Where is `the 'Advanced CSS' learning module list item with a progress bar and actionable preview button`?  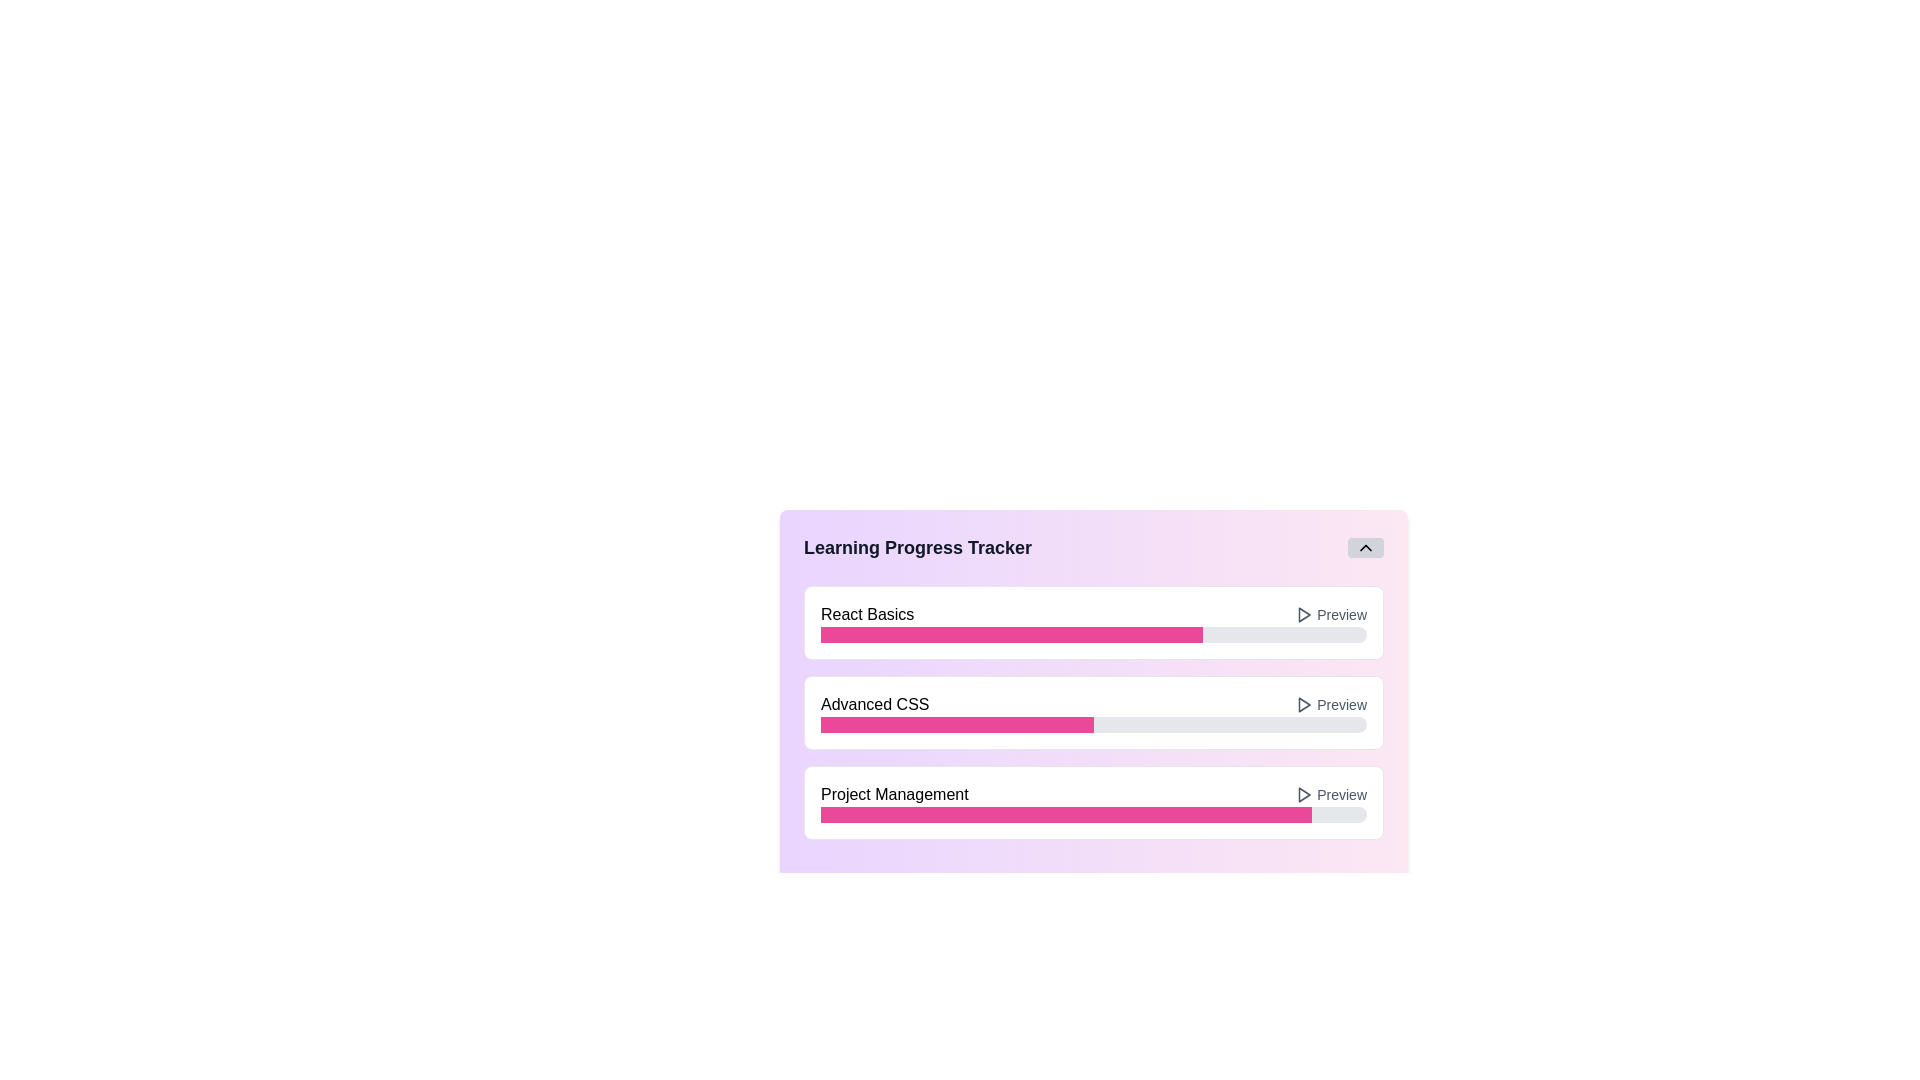
the 'Advanced CSS' learning module list item with a progress bar and actionable preview button is located at coordinates (1093, 704).